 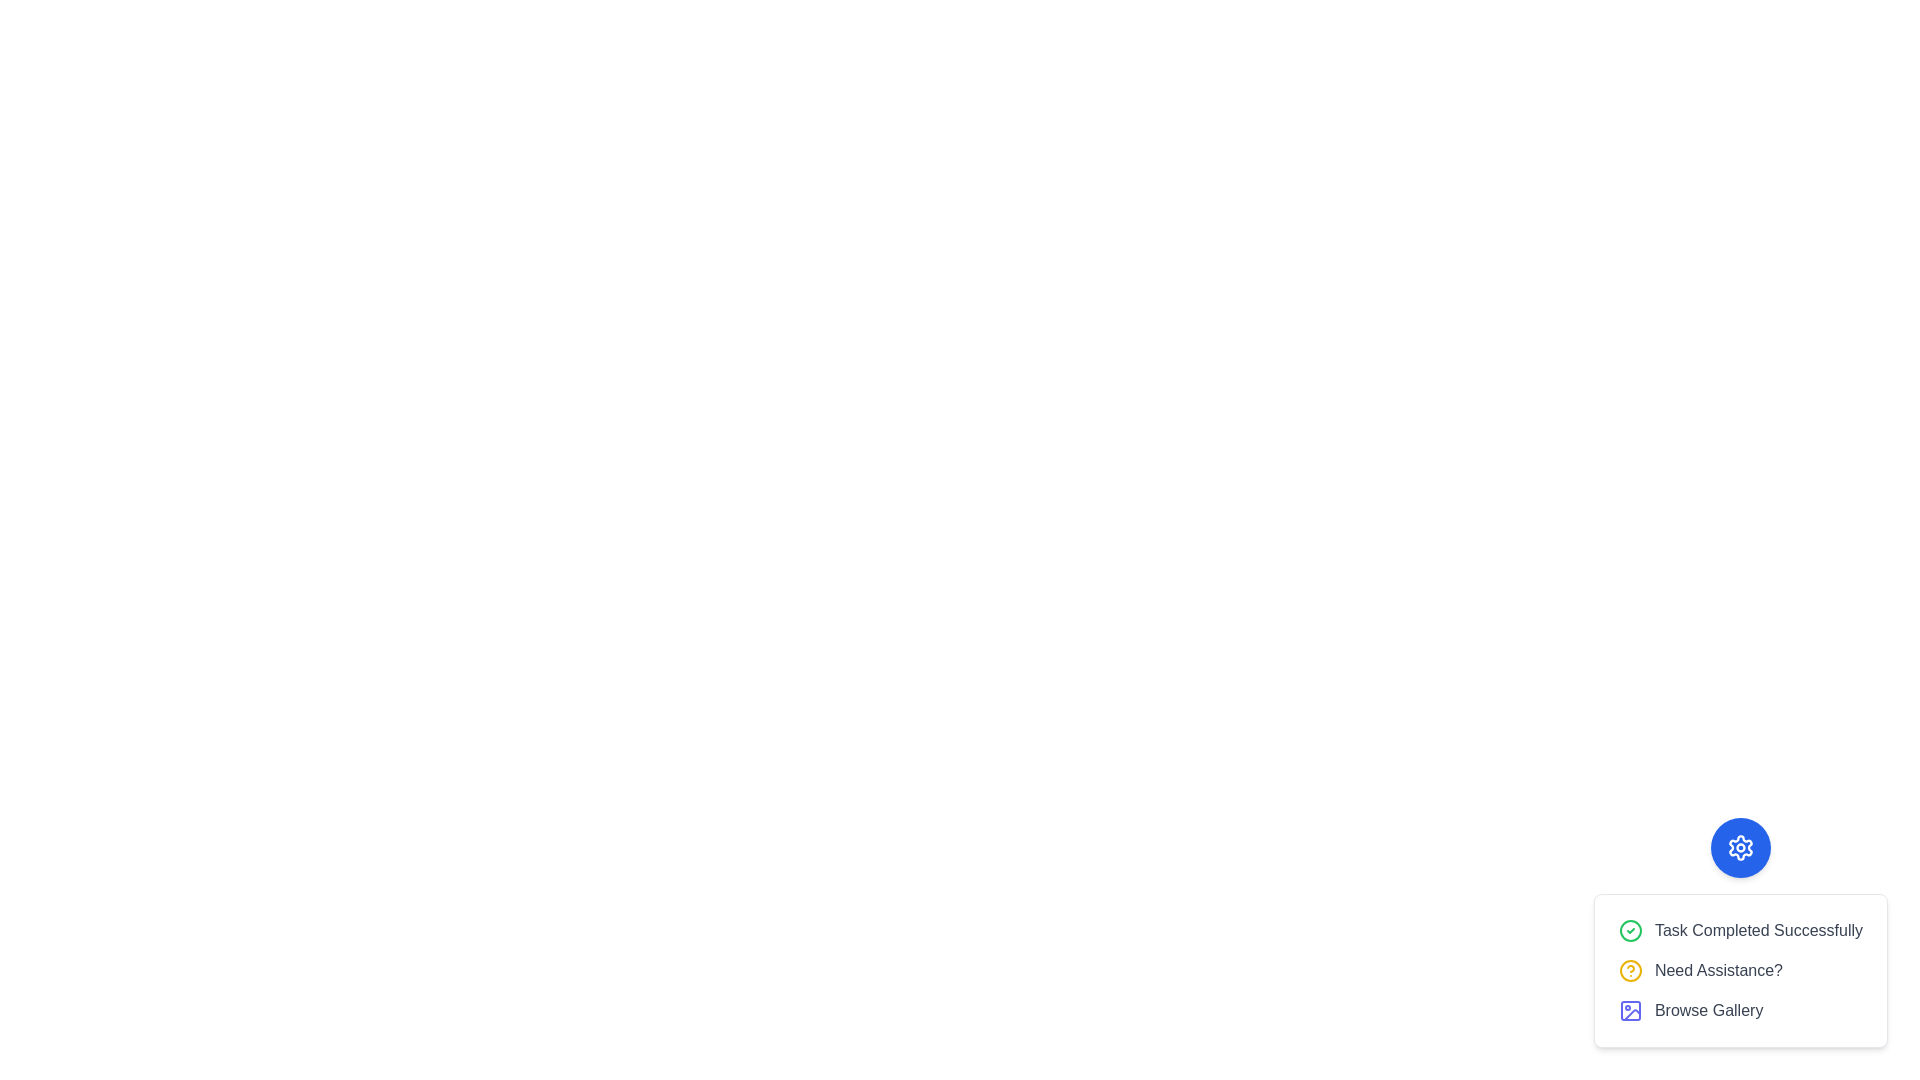 I want to click on the informational and interactive group at the bottom-right corner of the interface, so click(x=1739, y=970).